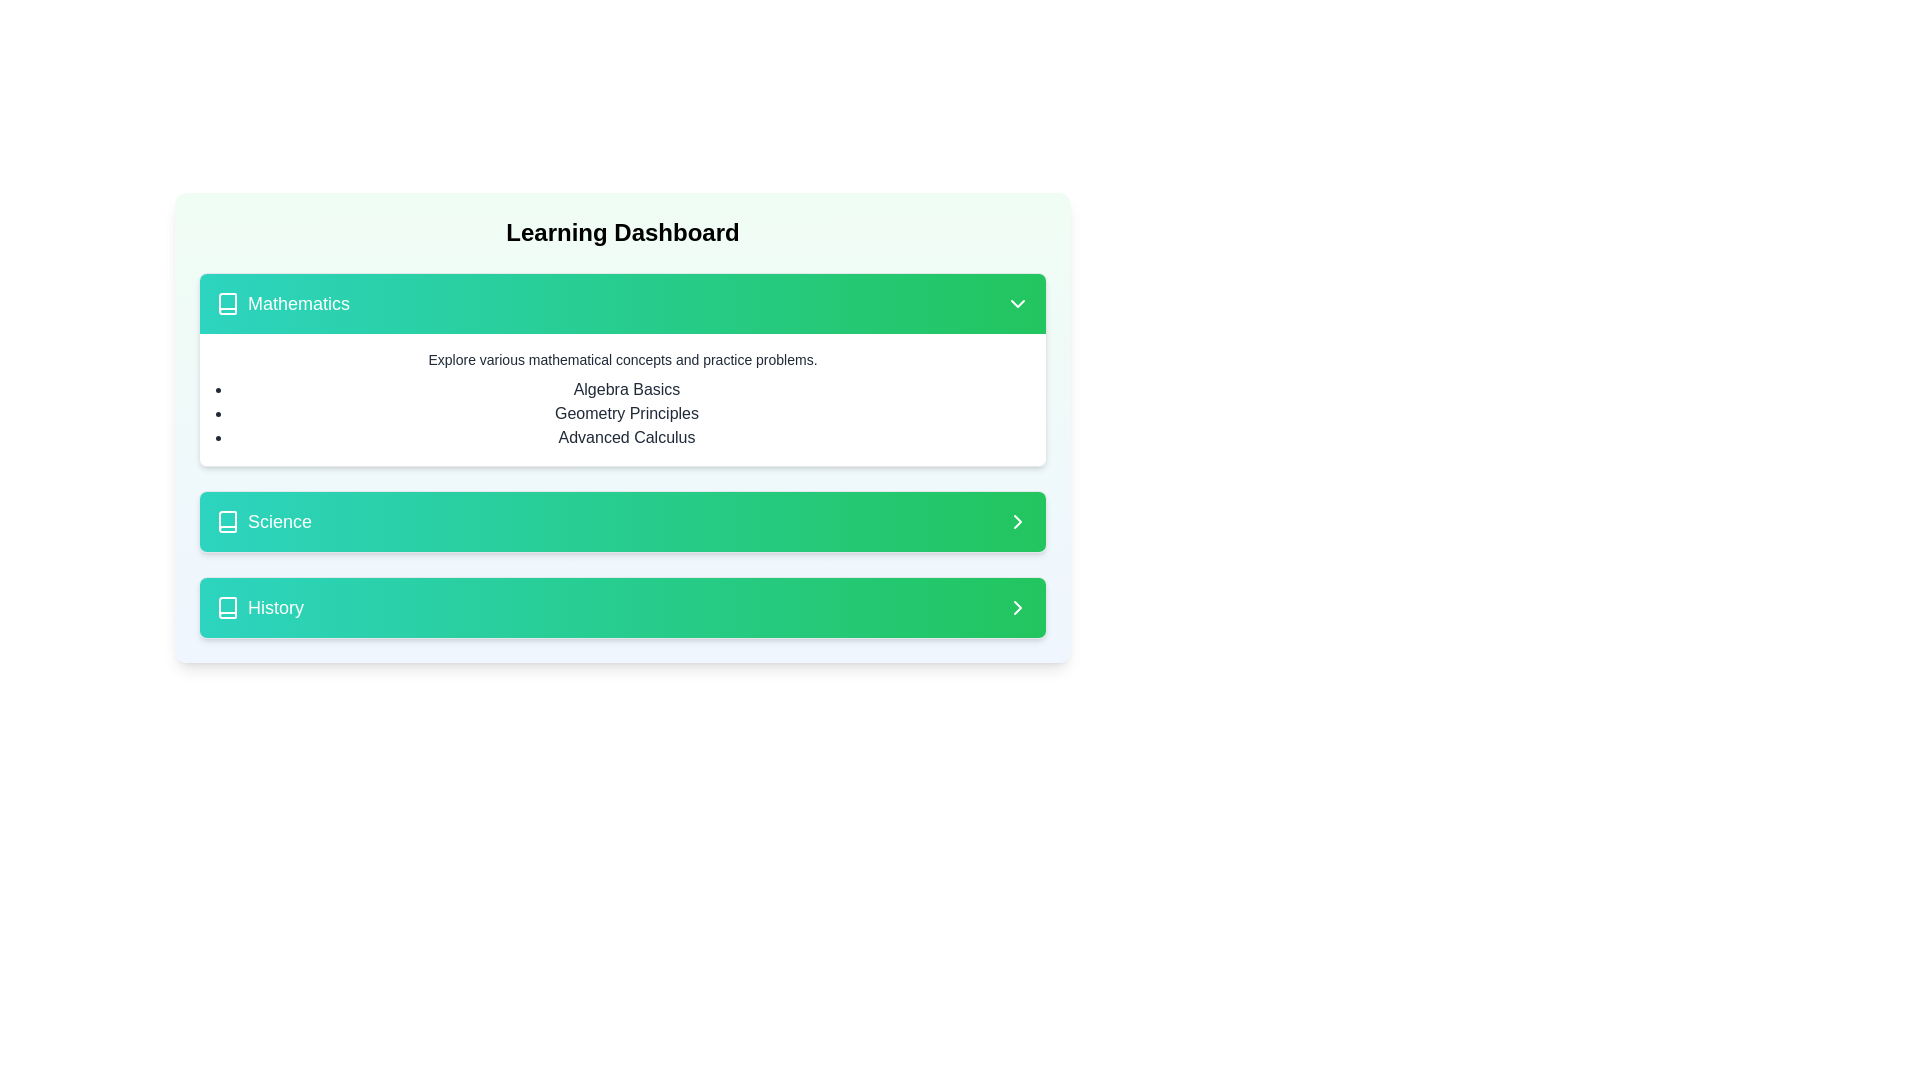  I want to click on the informative text block located within the 'Mathematics' card, positioned below the colorful header section, so click(622, 400).